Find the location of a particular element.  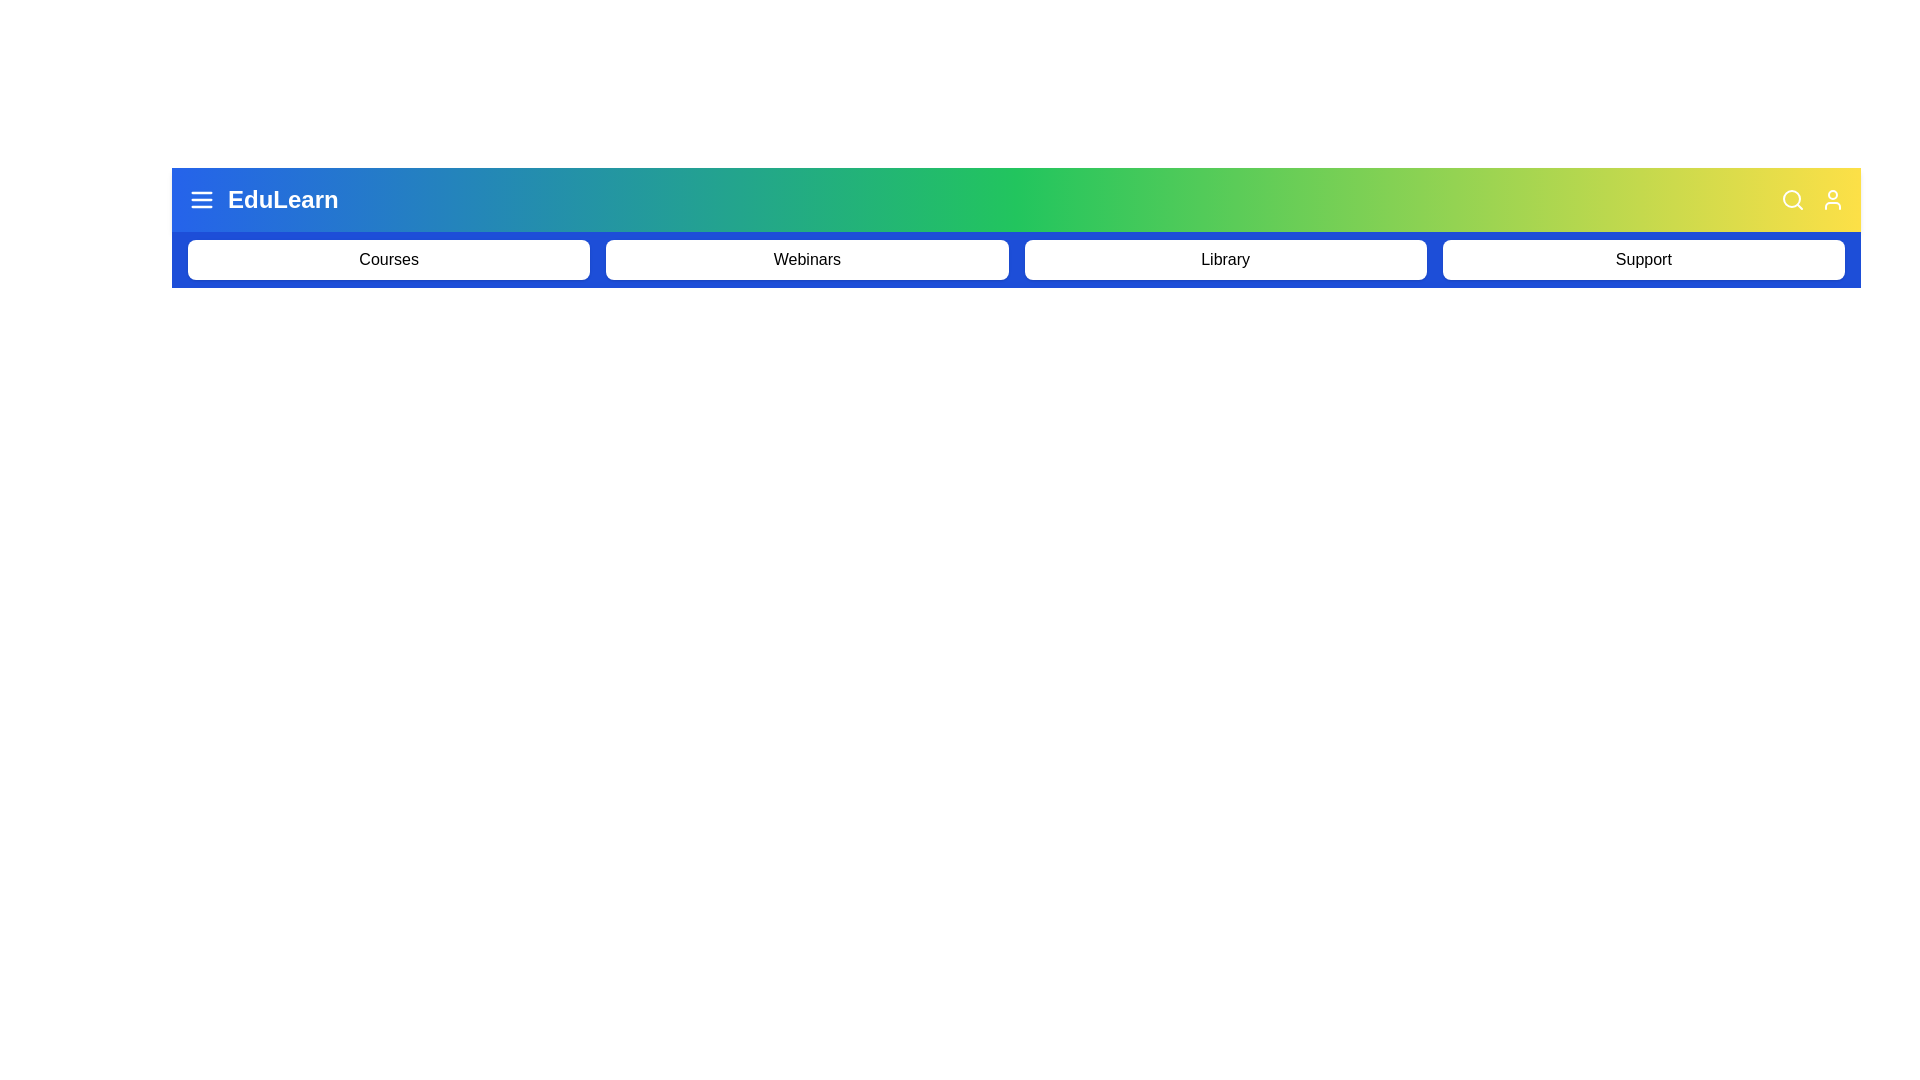

the menu item Webinars is located at coordinates (806, 258).